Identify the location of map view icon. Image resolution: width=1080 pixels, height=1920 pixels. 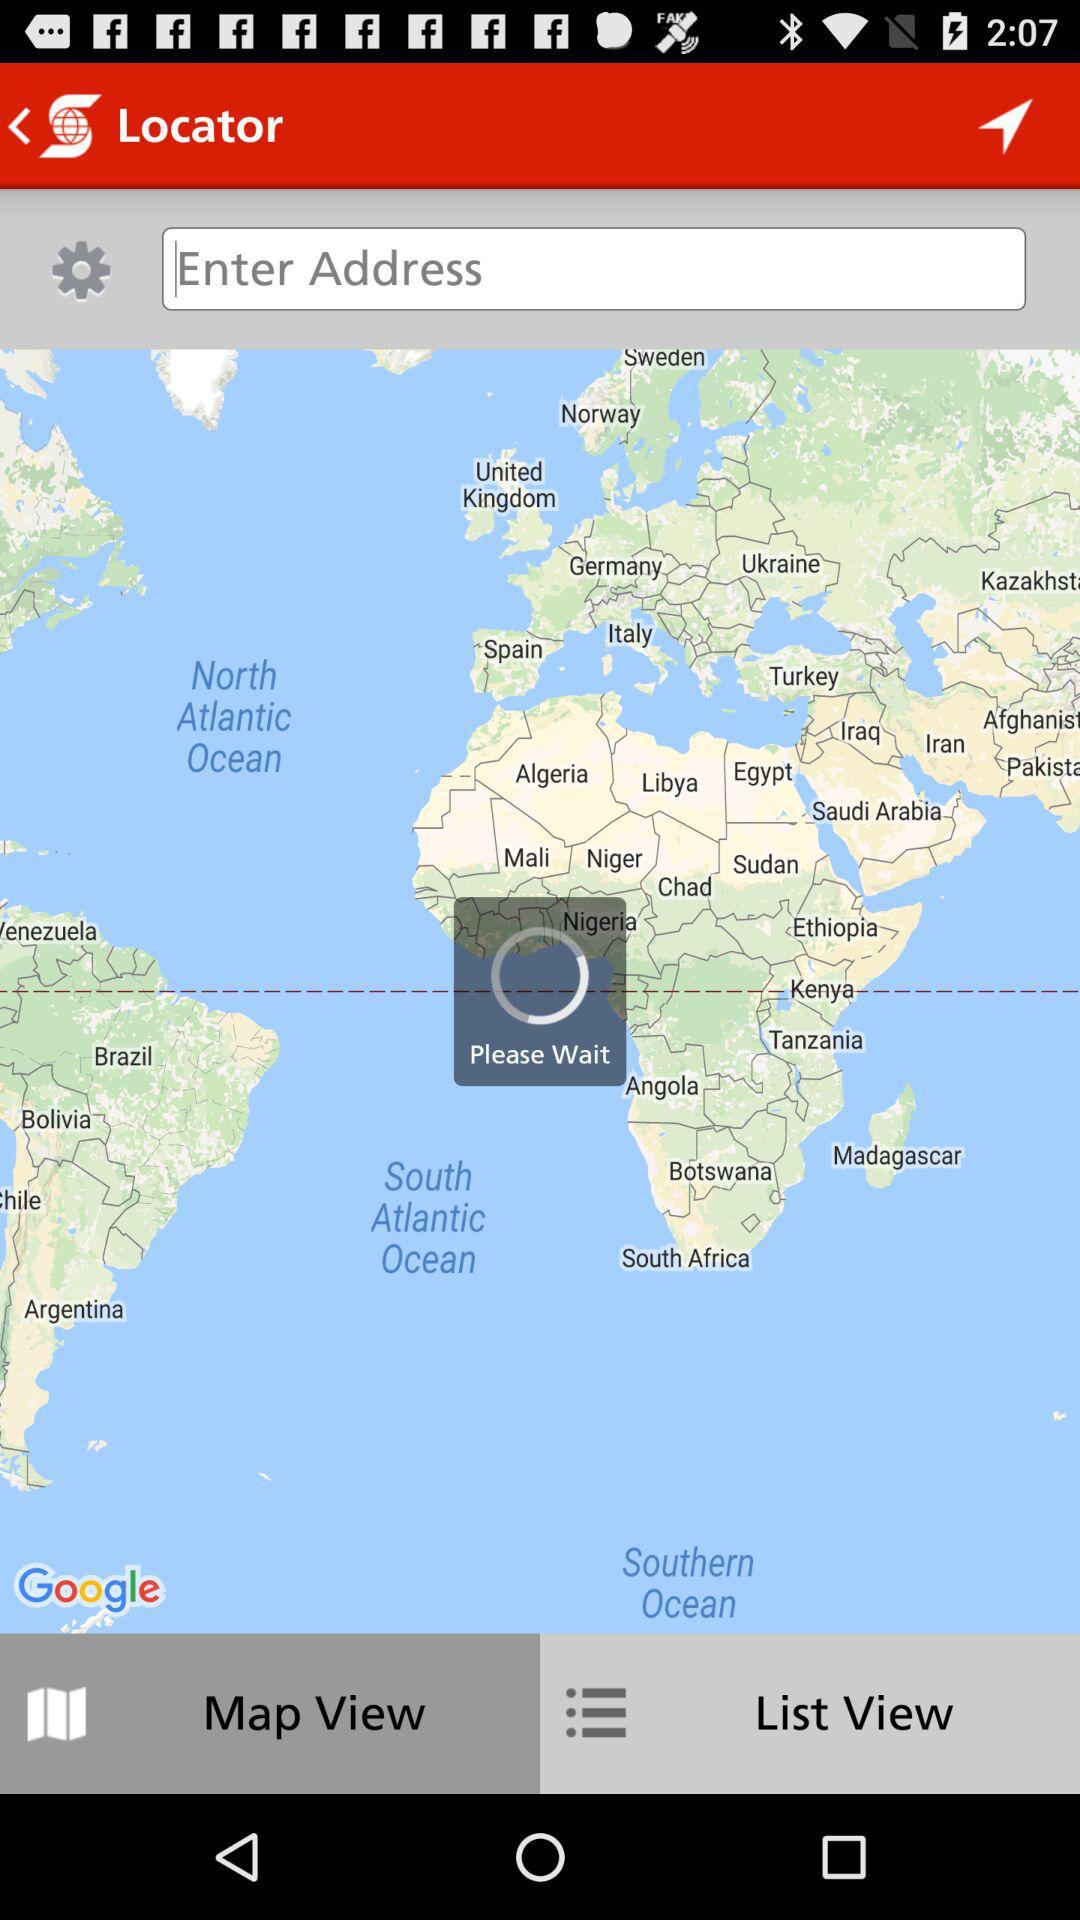
(270, 1712).